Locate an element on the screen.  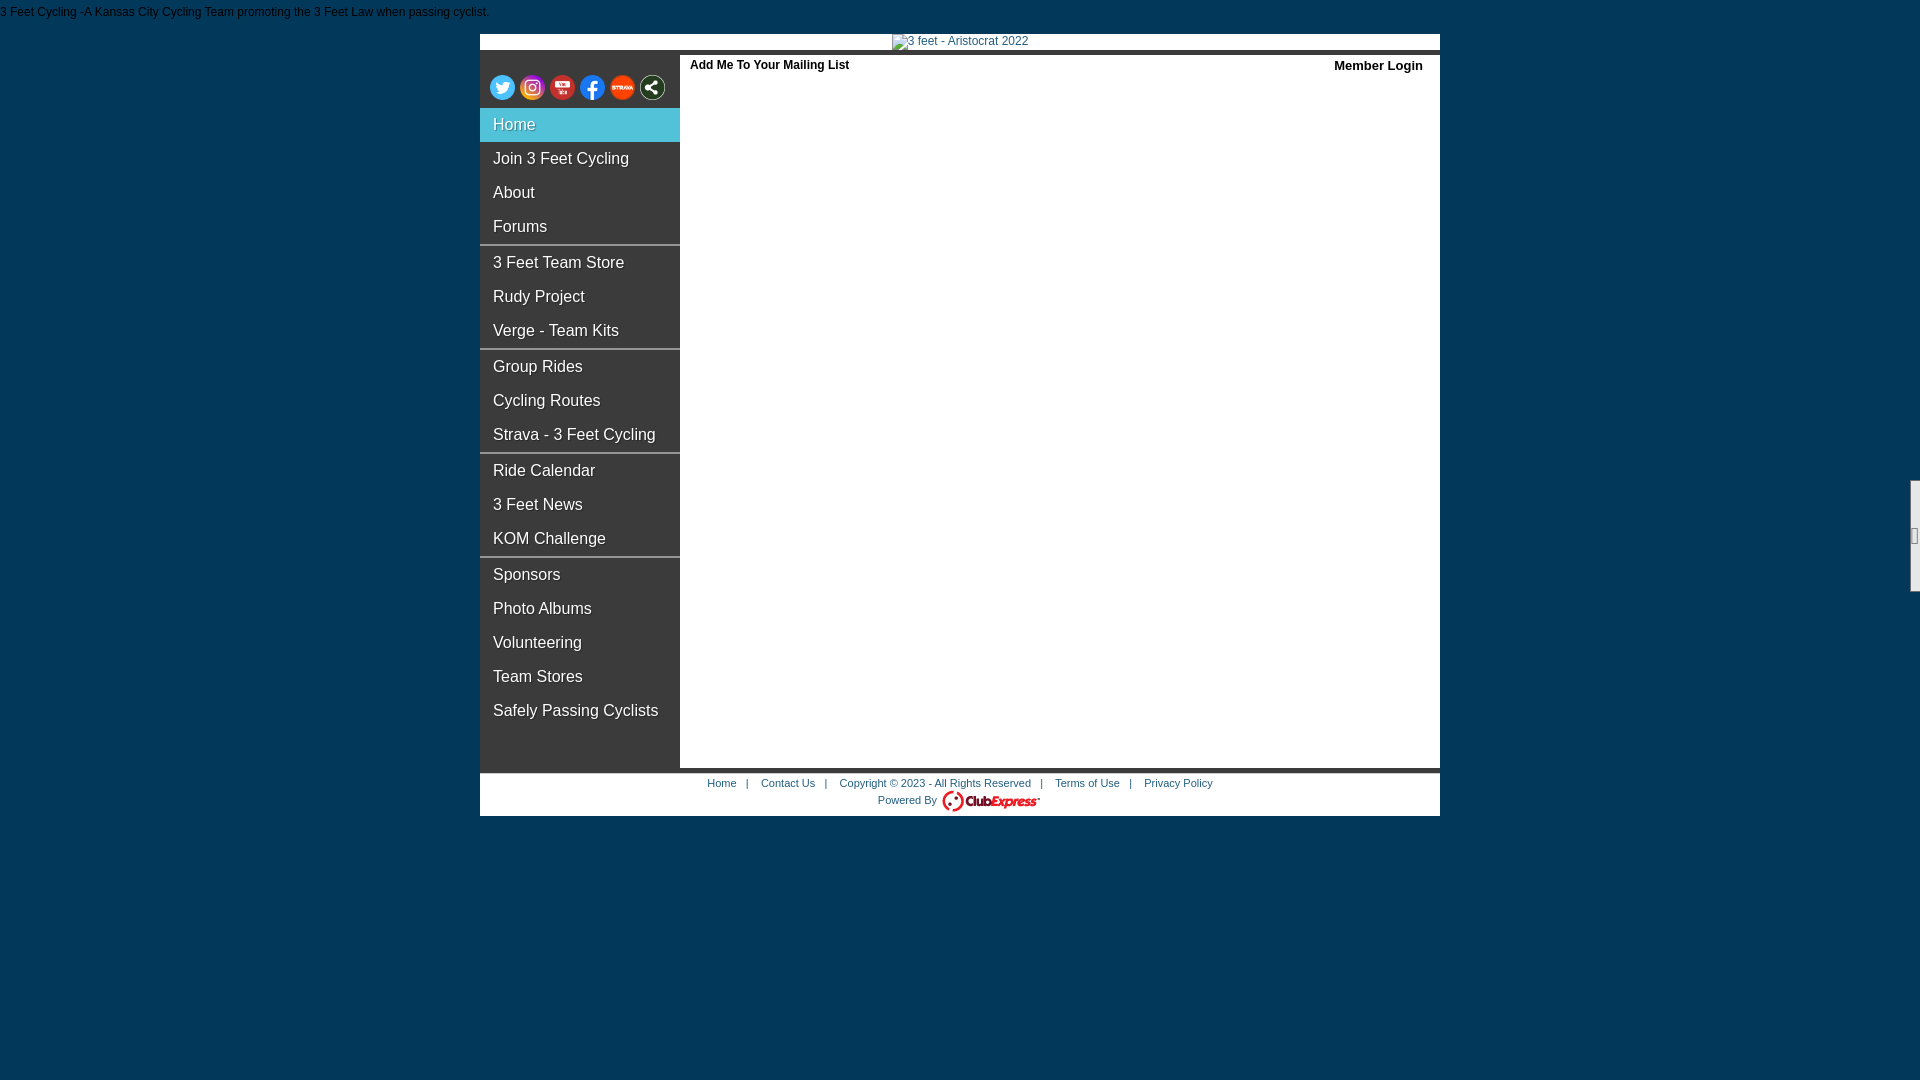
'Visit us on Strava' is located at coordinates (621, 87).